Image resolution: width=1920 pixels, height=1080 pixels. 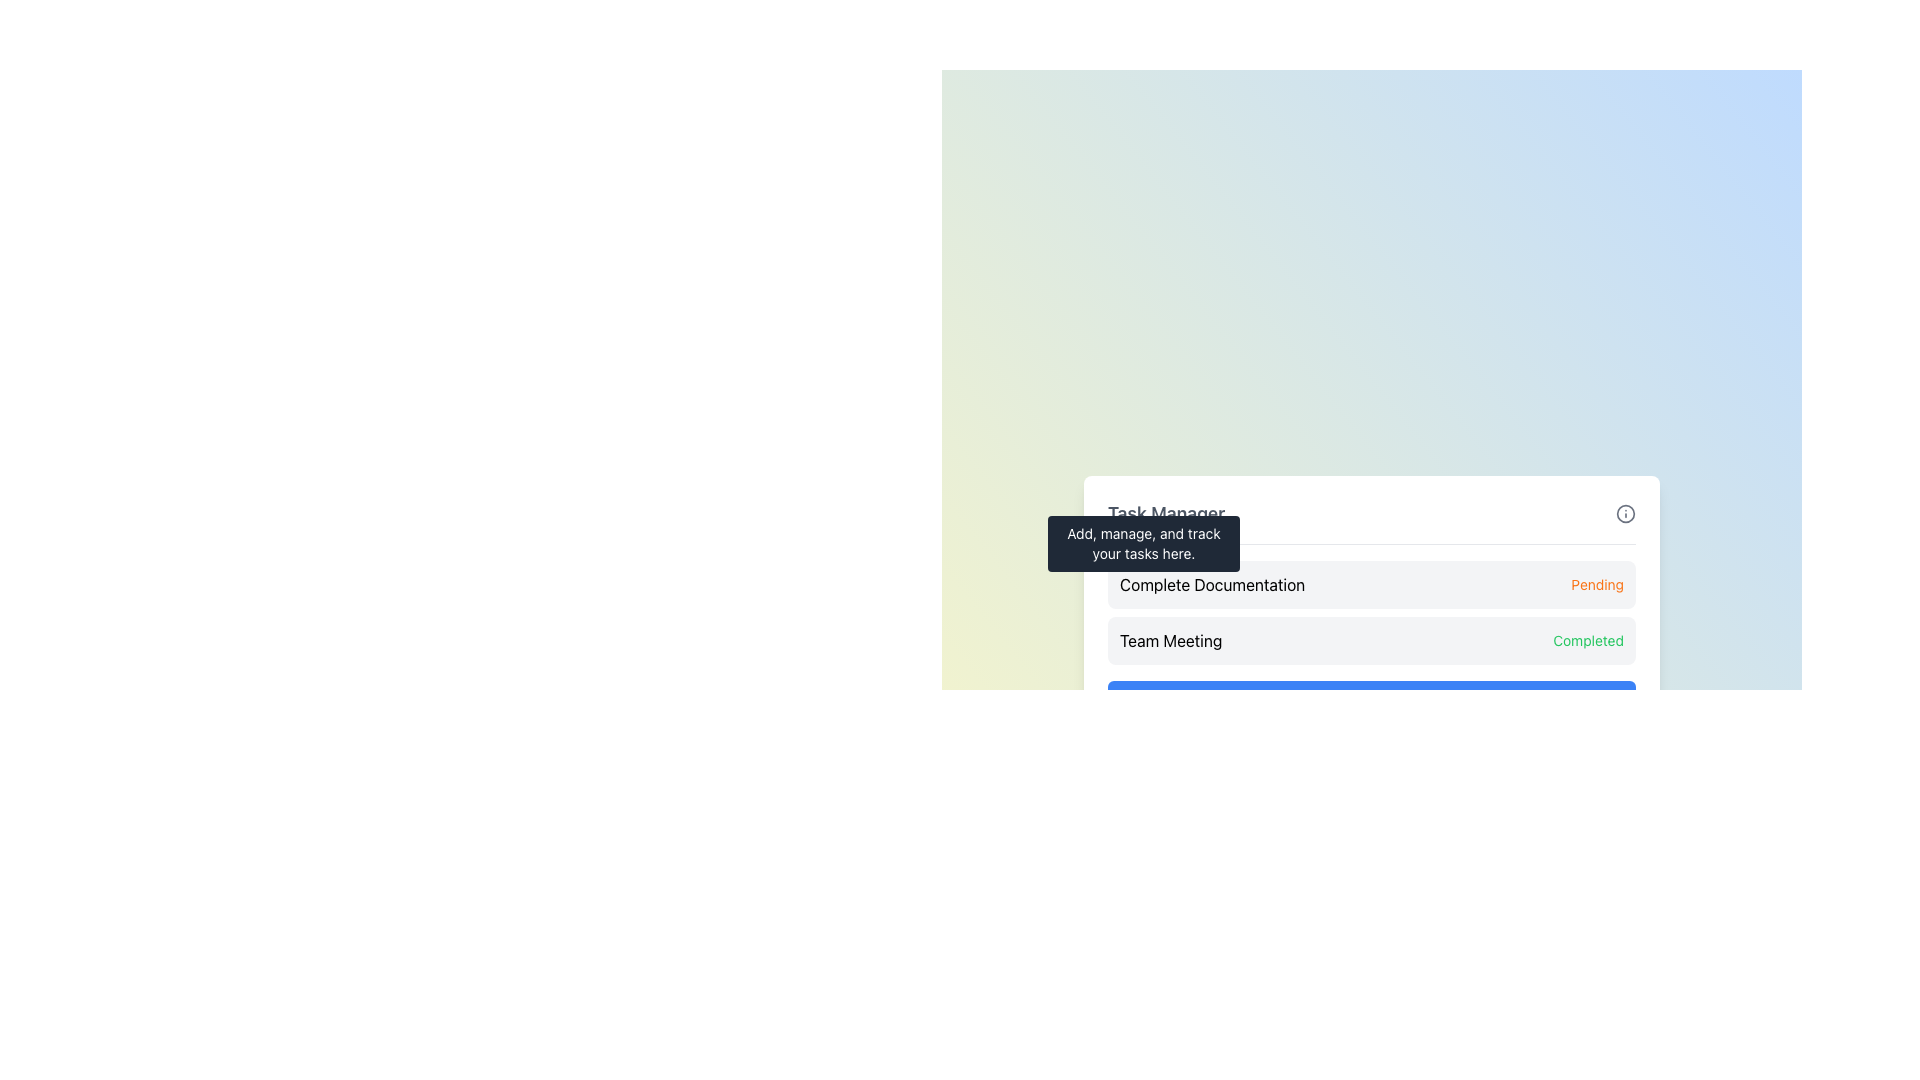 What do you see at coordinates (1626, 512) in the screenshot?
I see `the small circular information icon located in the top-right corner of the 'Task Manager' panel` at bounding box center [1626, 512].